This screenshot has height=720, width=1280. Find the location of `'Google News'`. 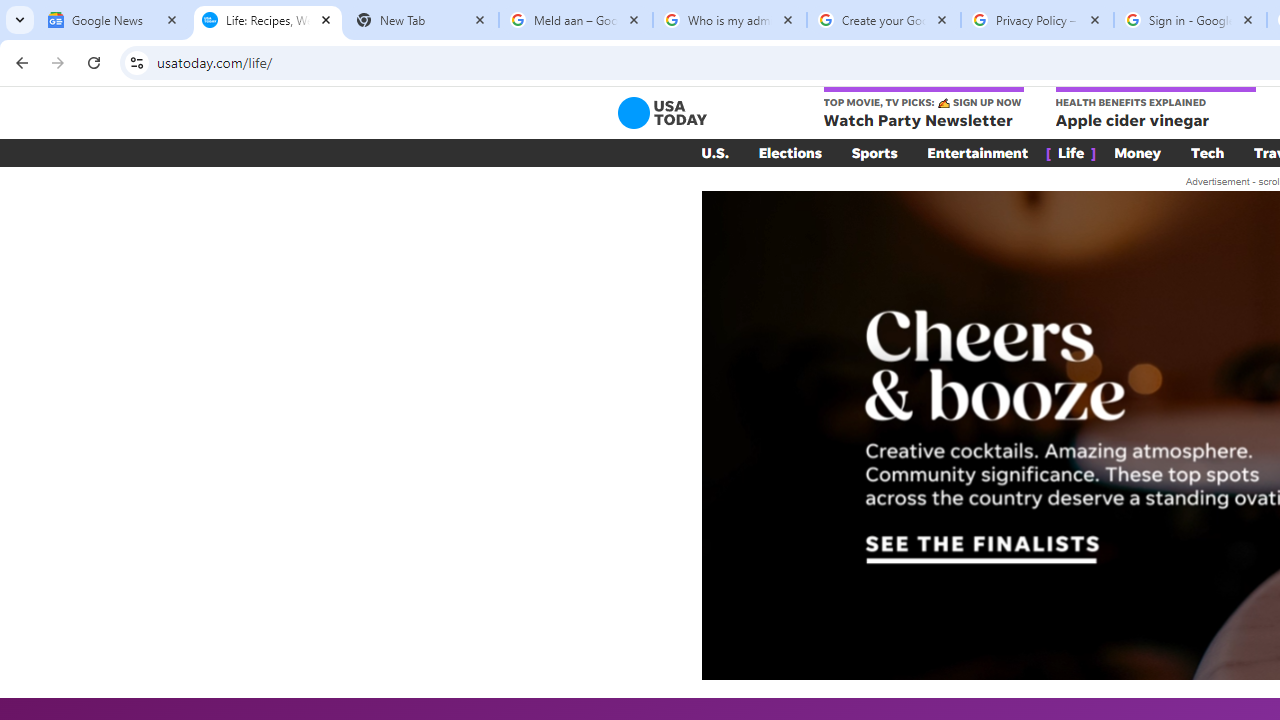

'Google News' is located at coordinates (112, 20).